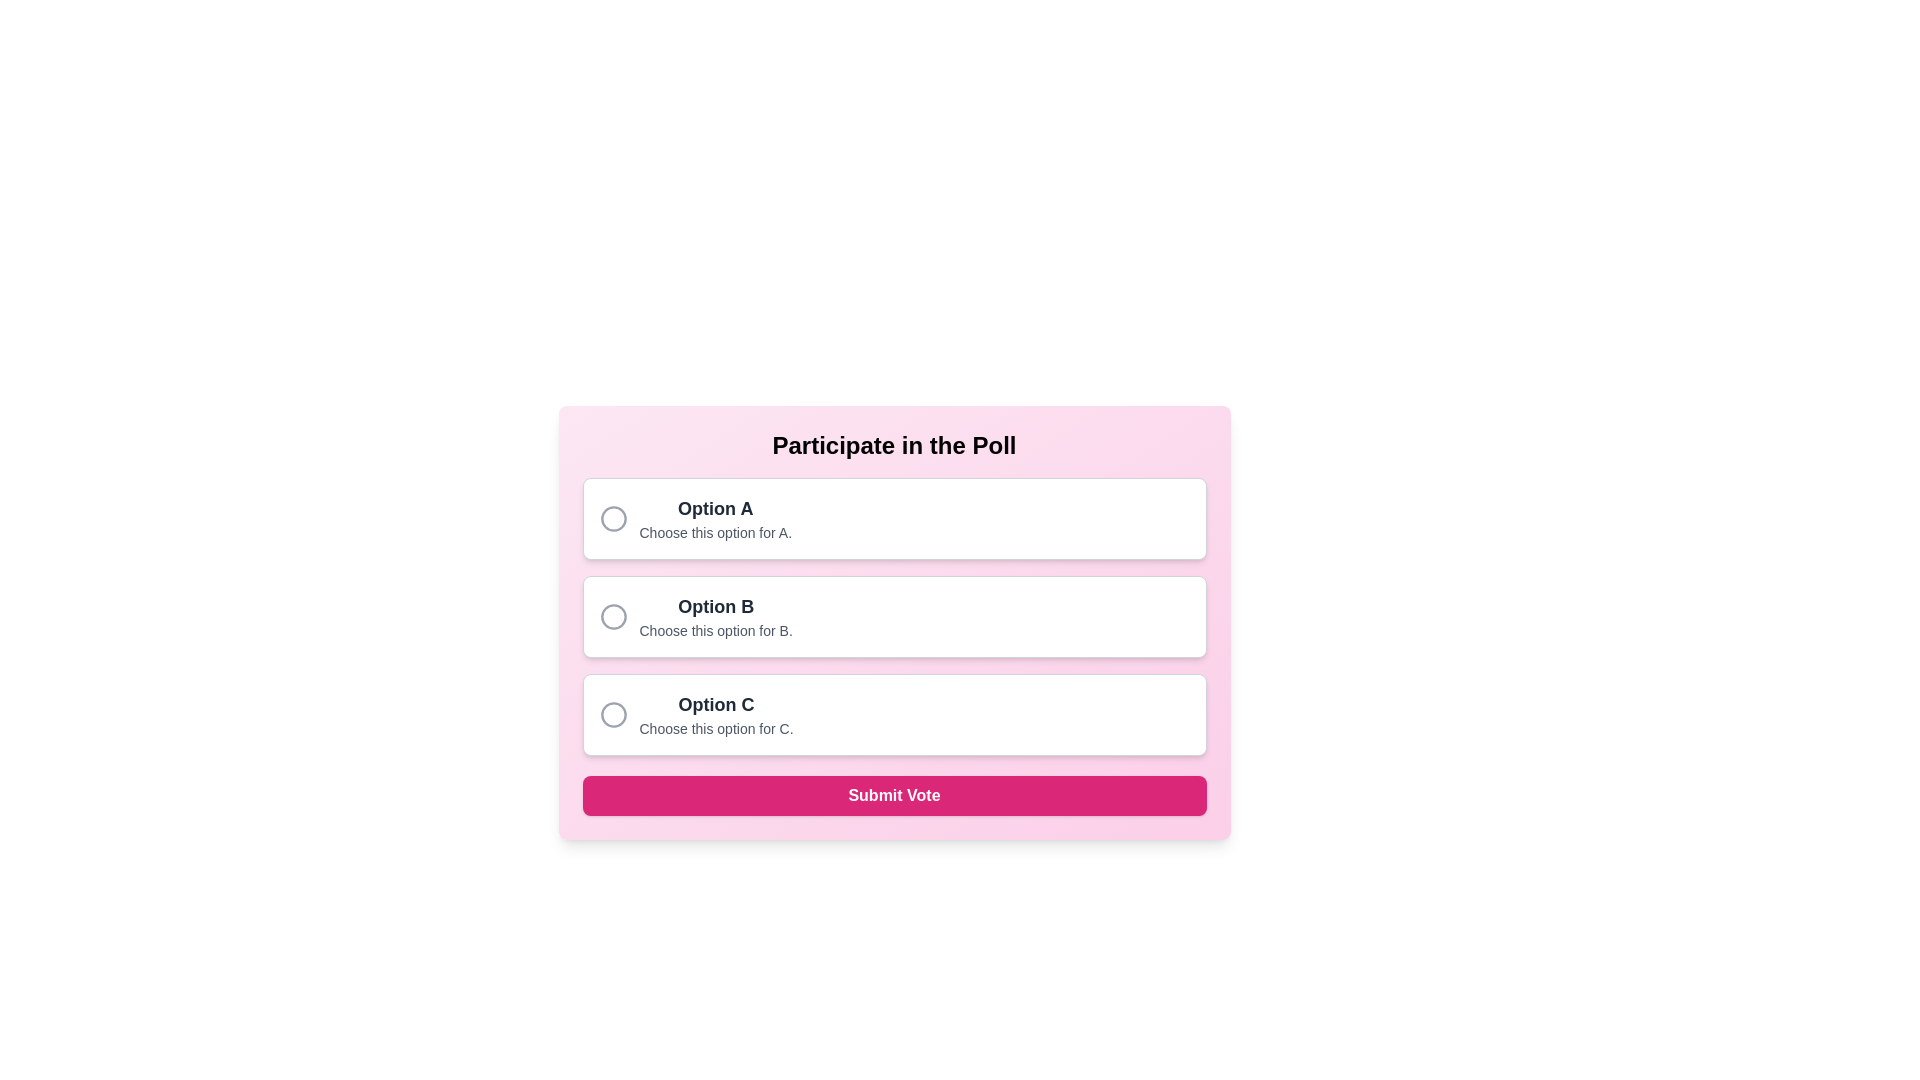 The image size is (1920, 1080). Describe the element at coordinates (716, 713) in the screenshot. I see `the text label displaying 'Option C' with a description 'Choose this option for C.', which is located below 'Option B' and above the action button` at that location.